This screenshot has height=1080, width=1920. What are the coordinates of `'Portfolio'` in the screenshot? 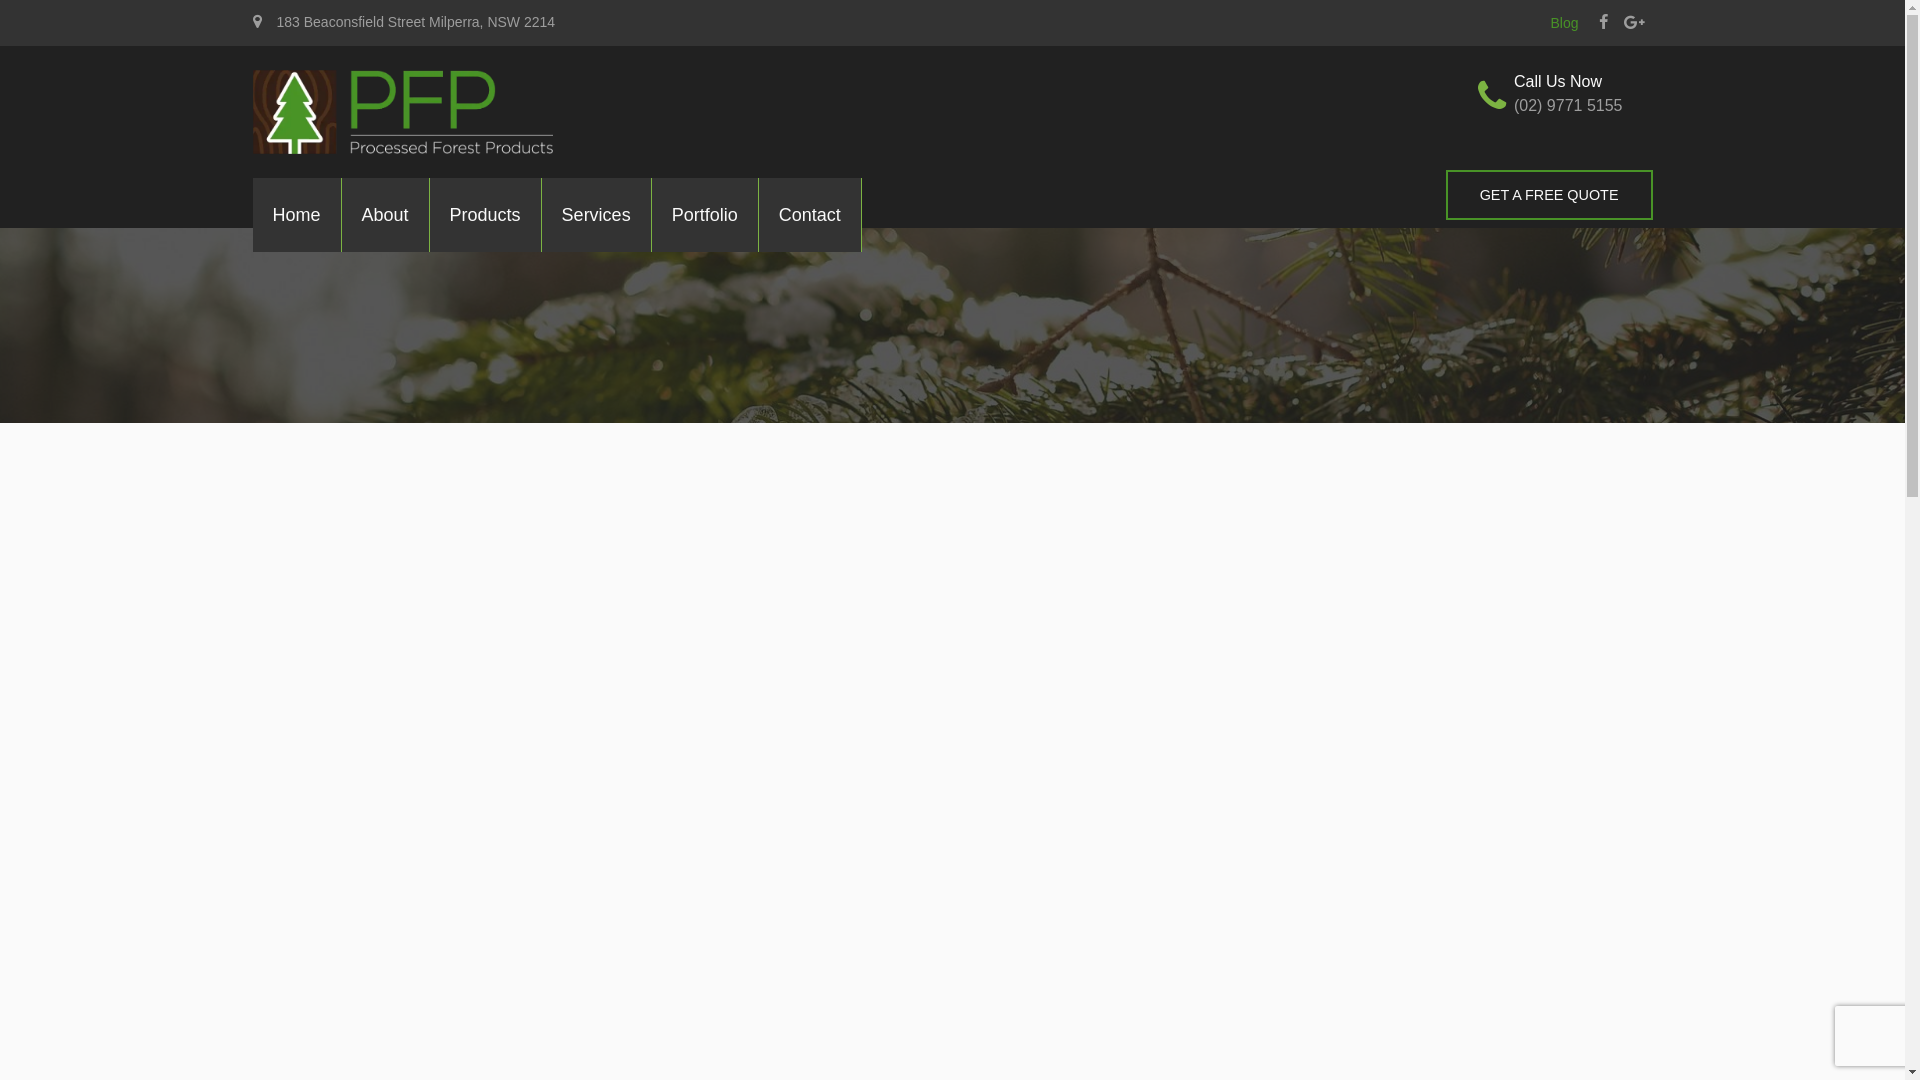 It's located at (705, 215).